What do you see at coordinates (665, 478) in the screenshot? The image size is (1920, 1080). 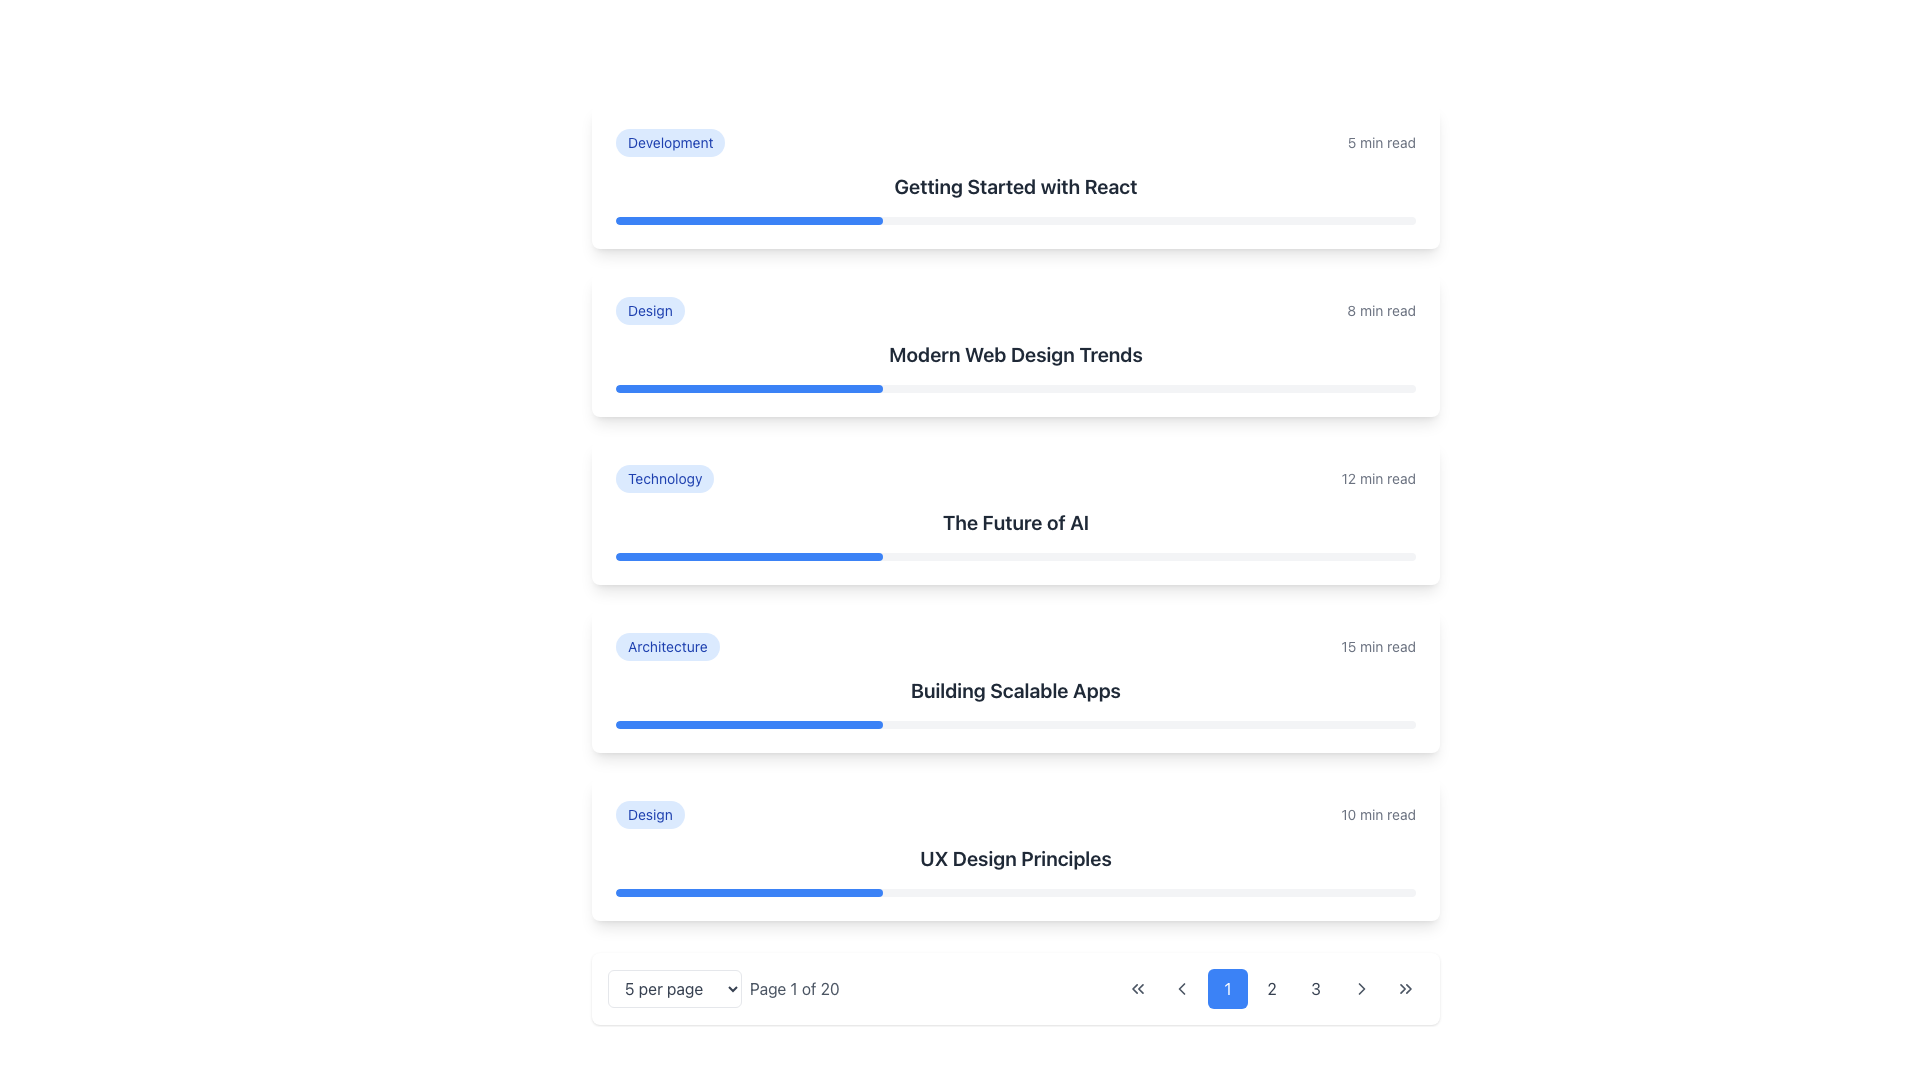 I see `the Tag/Label located in the third row, aligned to the left, above the title 'The Future of AI', for reference` at bounding box center [665, 478].